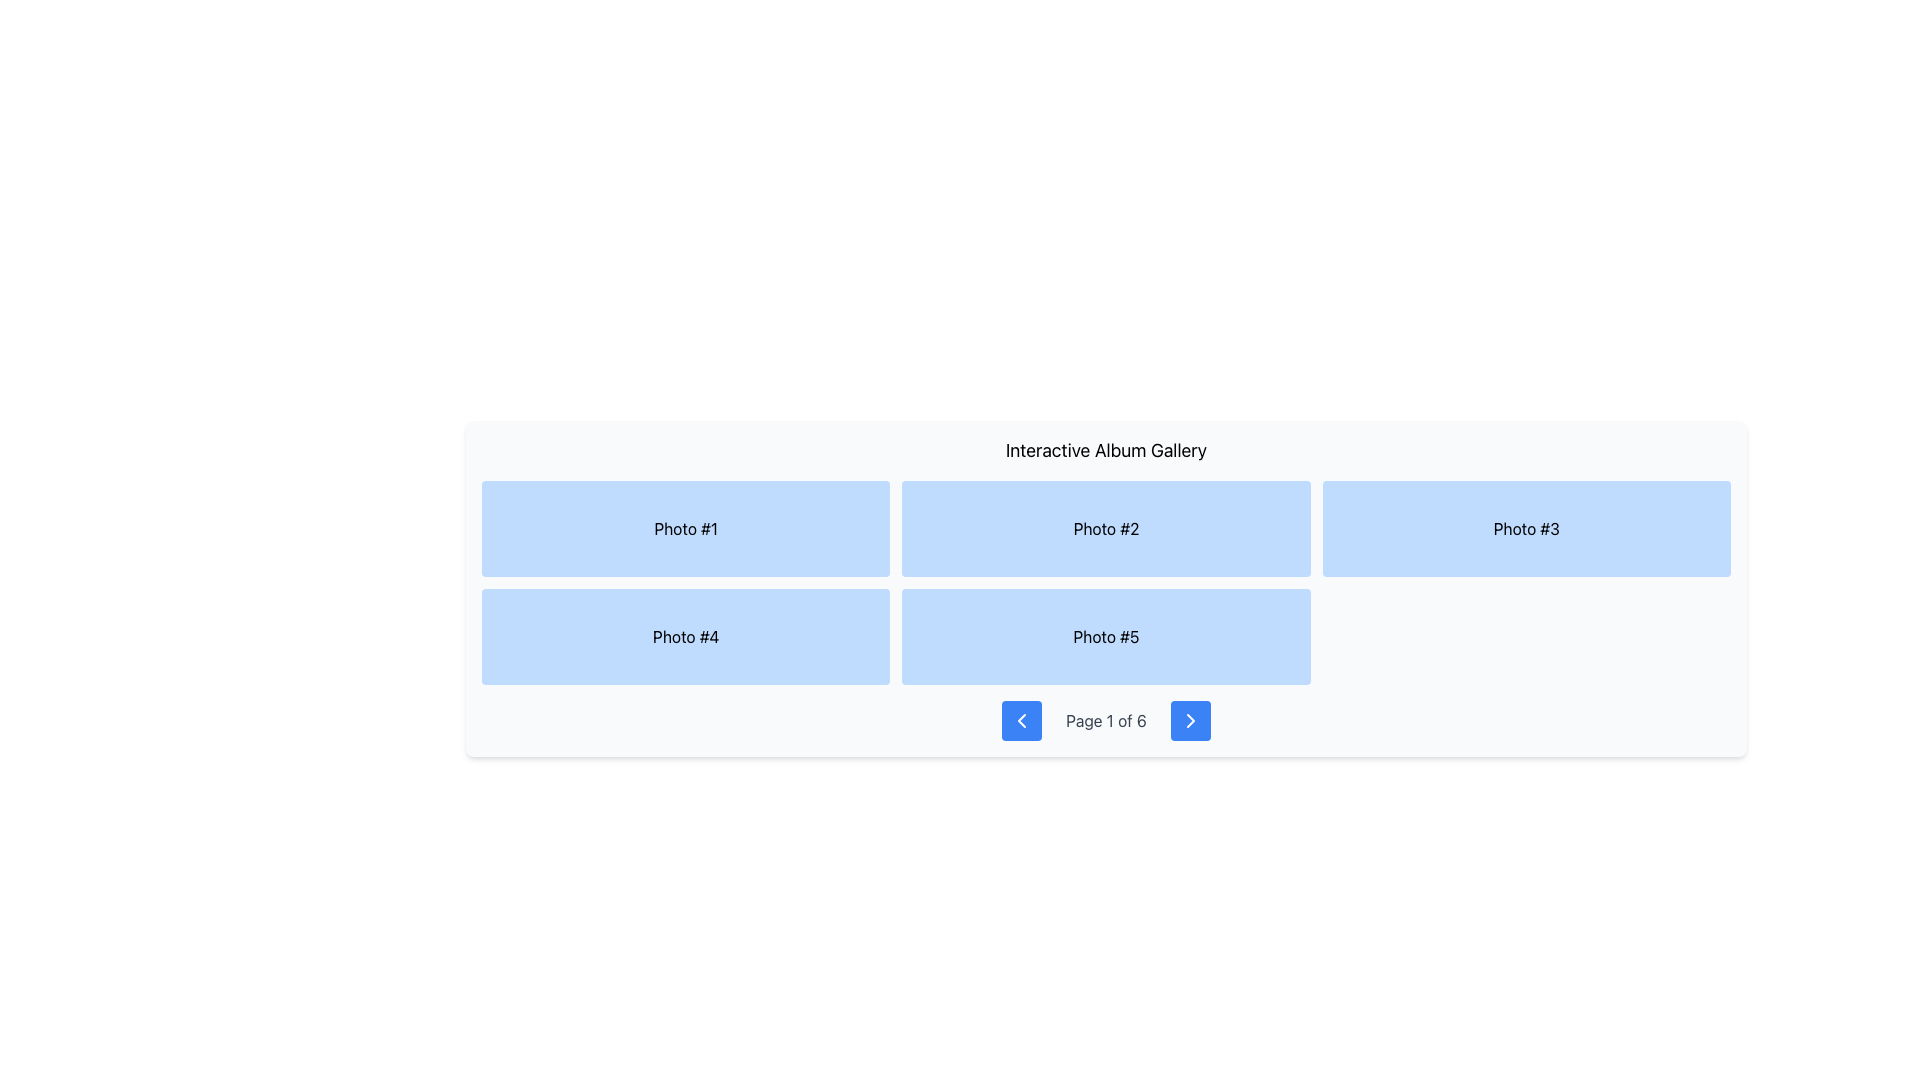 The image size is (1920, 1080). I want to click on the interactive gallery photo item labeled 'Photo #2', which is the second block in a 3x2 grid layout, so click(1105, 527).